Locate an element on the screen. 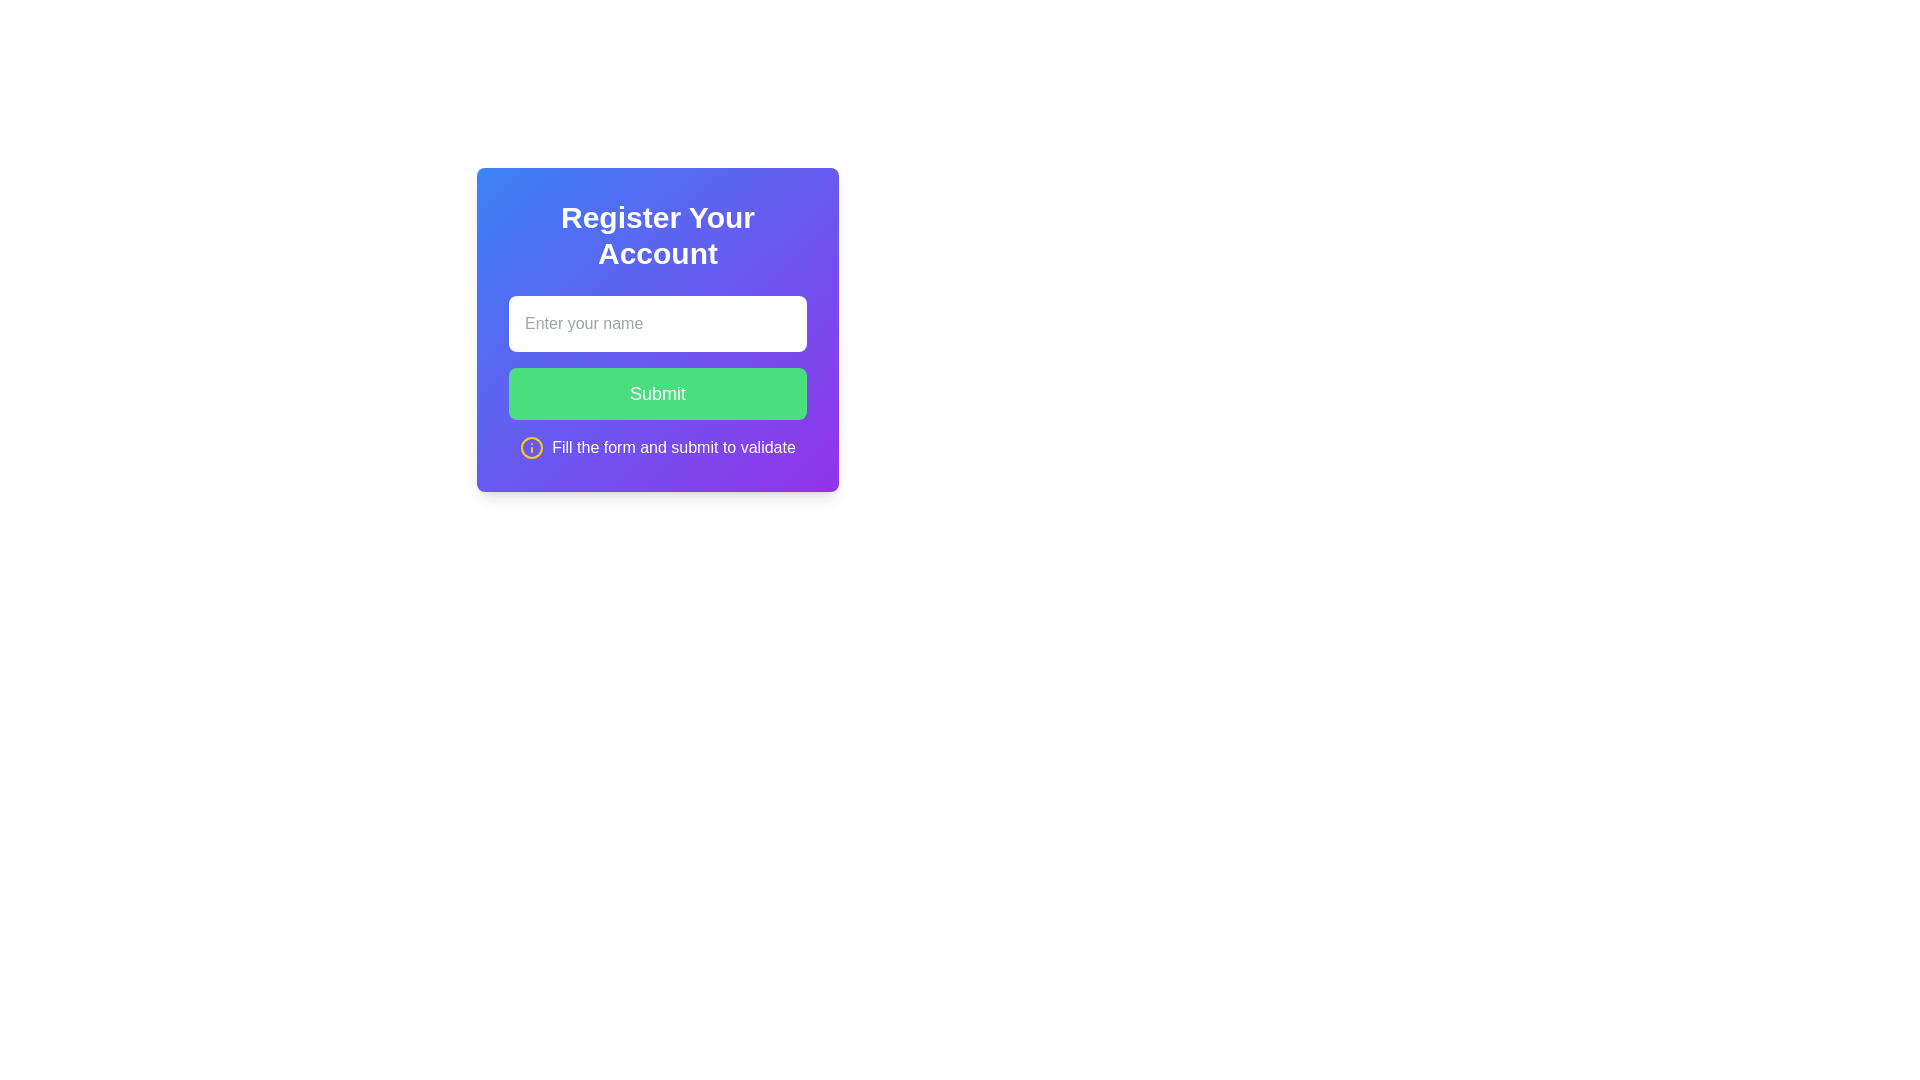 The image size is (1920, 1080). the circle with a yellow border located within a blue background, part of an icon to the left of the text label 'Fill the form and submit to validate', at the bottom of the registration form is located at coordinates (532, 446).